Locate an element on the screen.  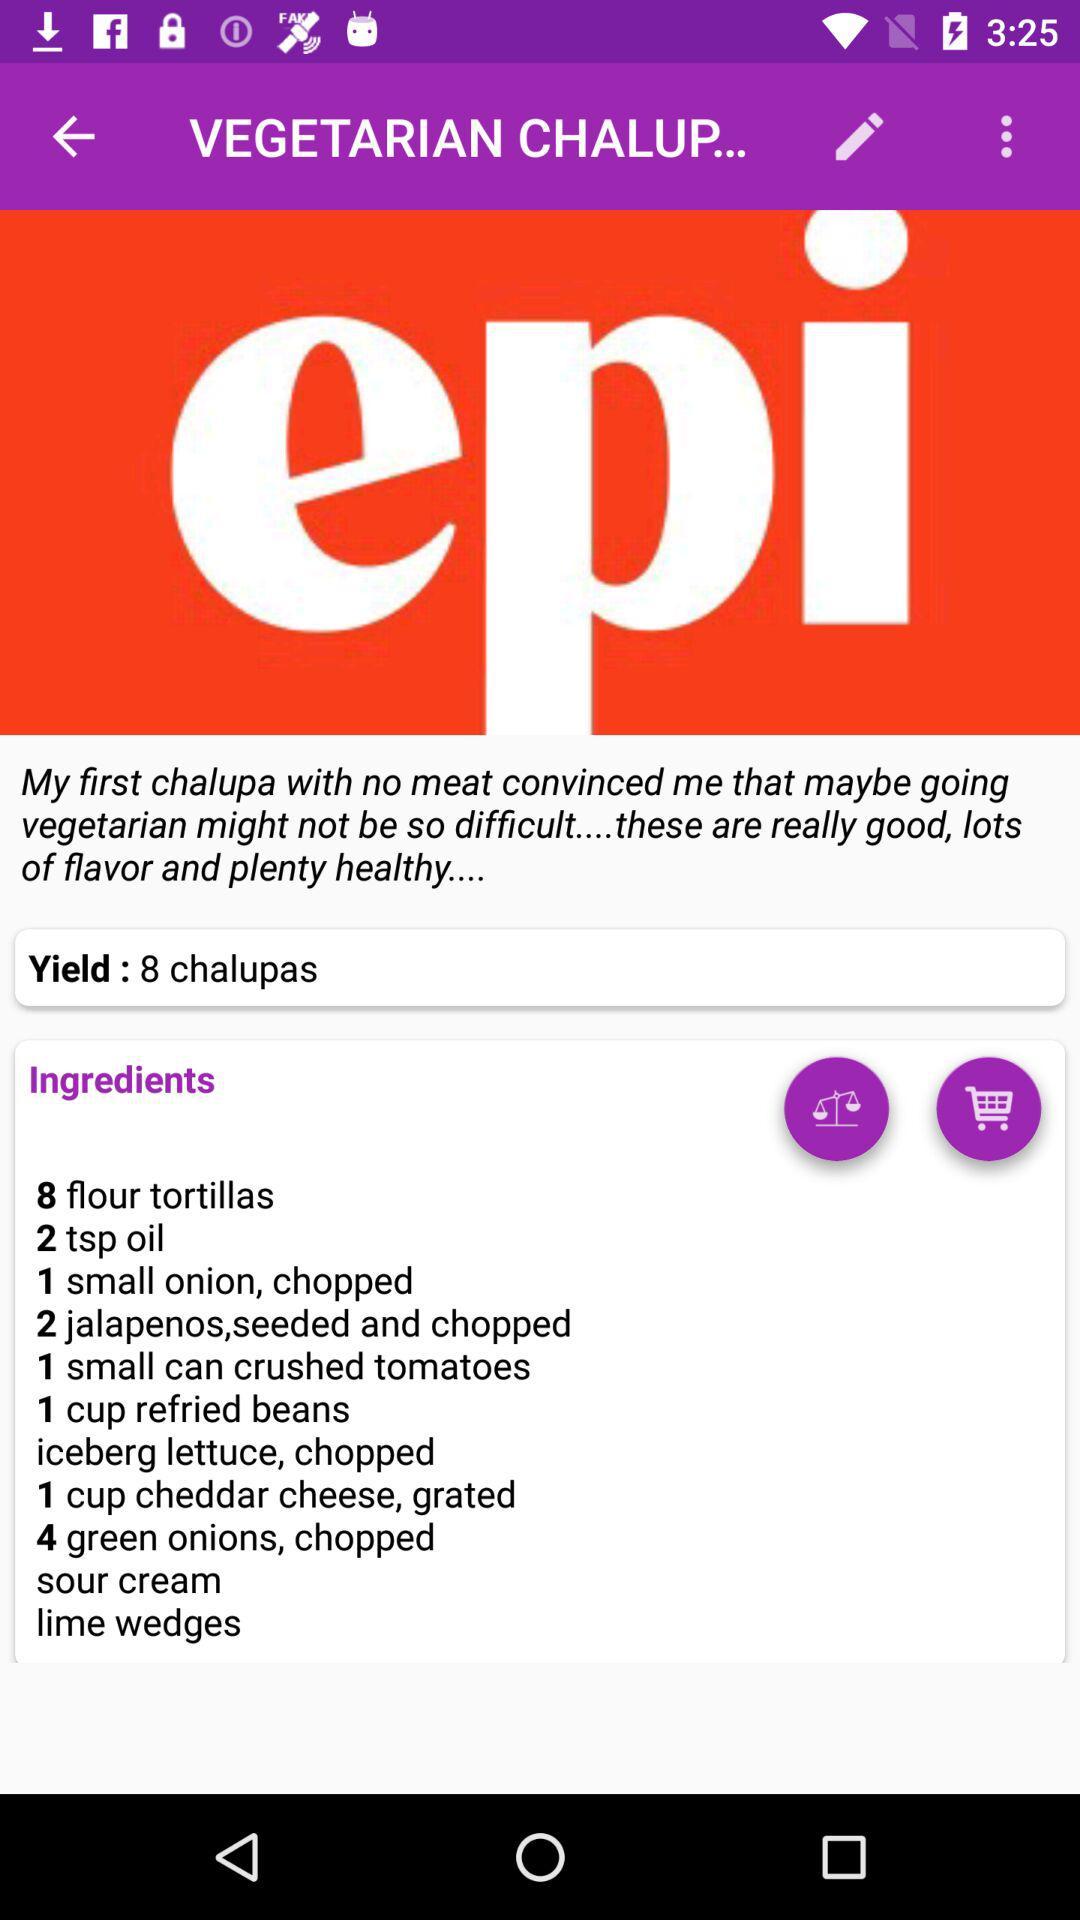
icon to the right of vegetarian chalupas icon is located at coordinates (858, 135).